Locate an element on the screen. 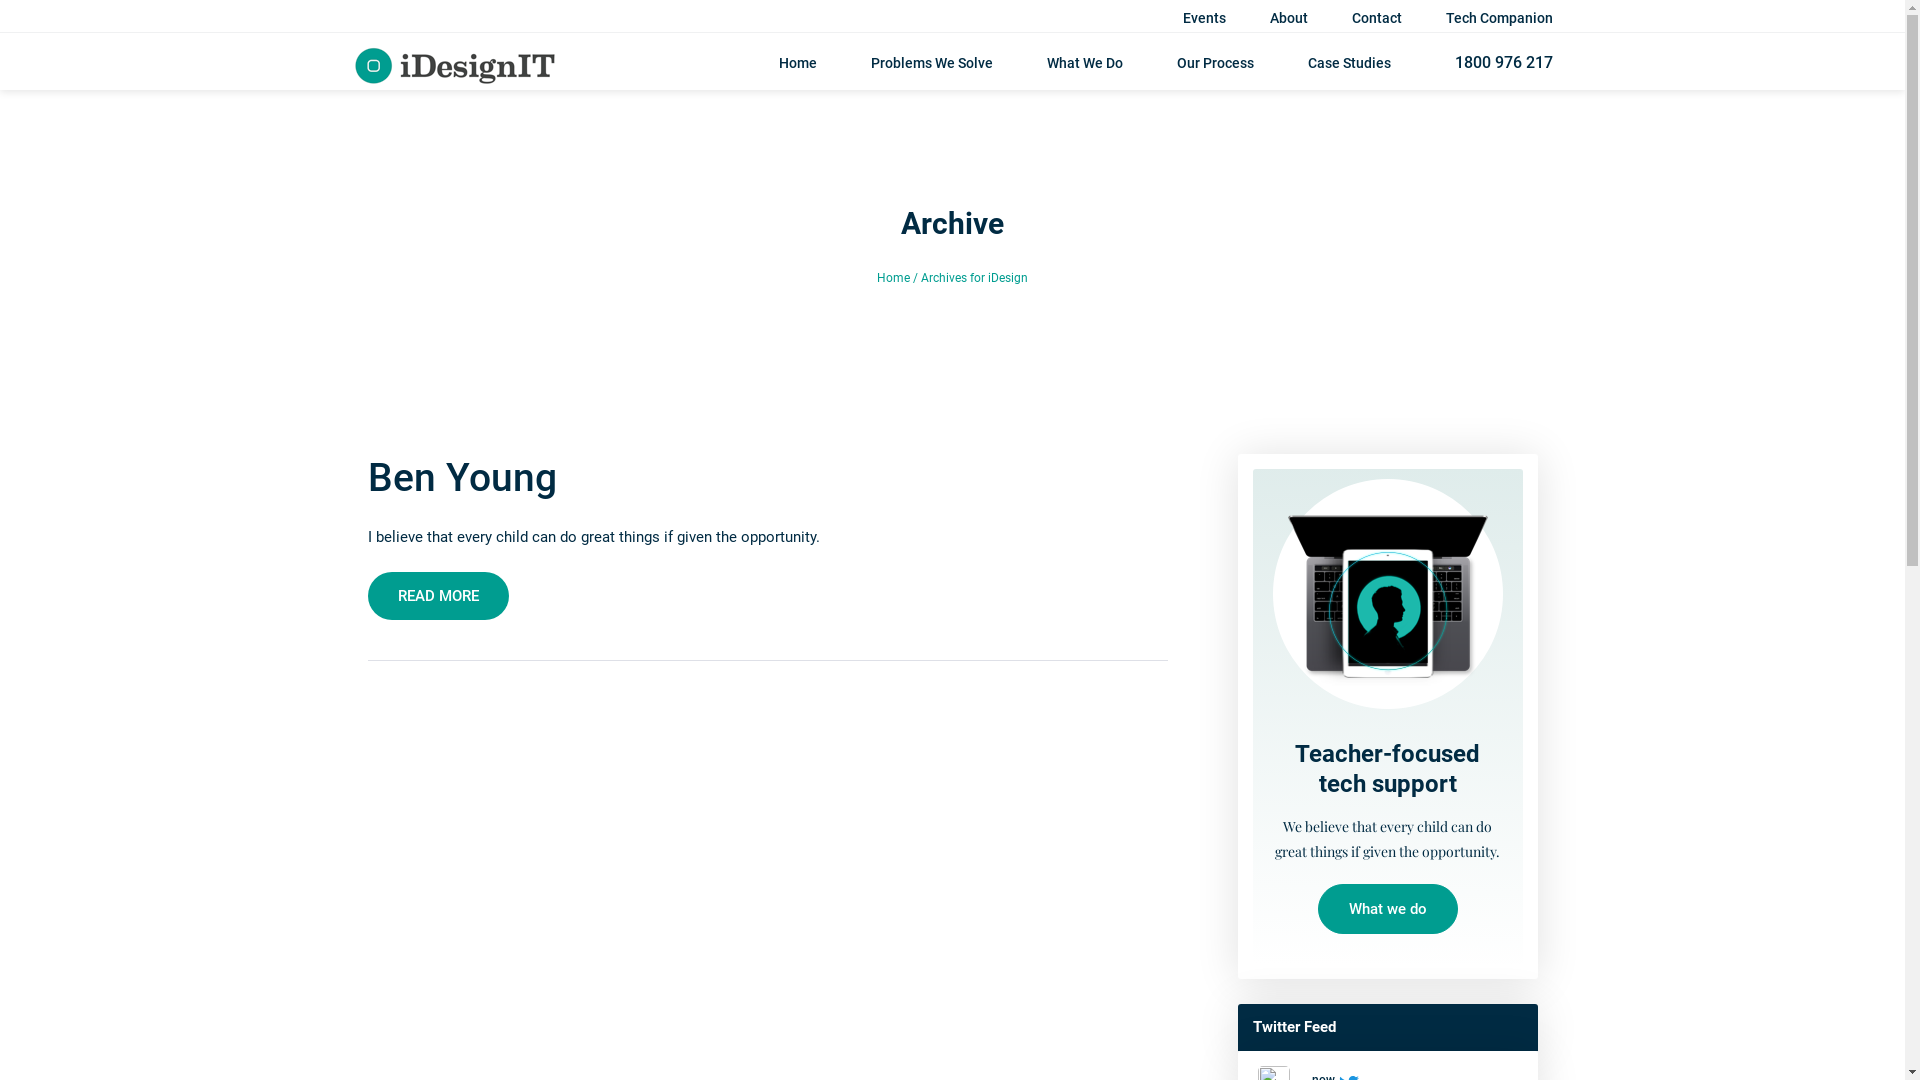 This screenshot has height=1080, width=1920. 'Ben Young' is located at coordinates (368, 478).